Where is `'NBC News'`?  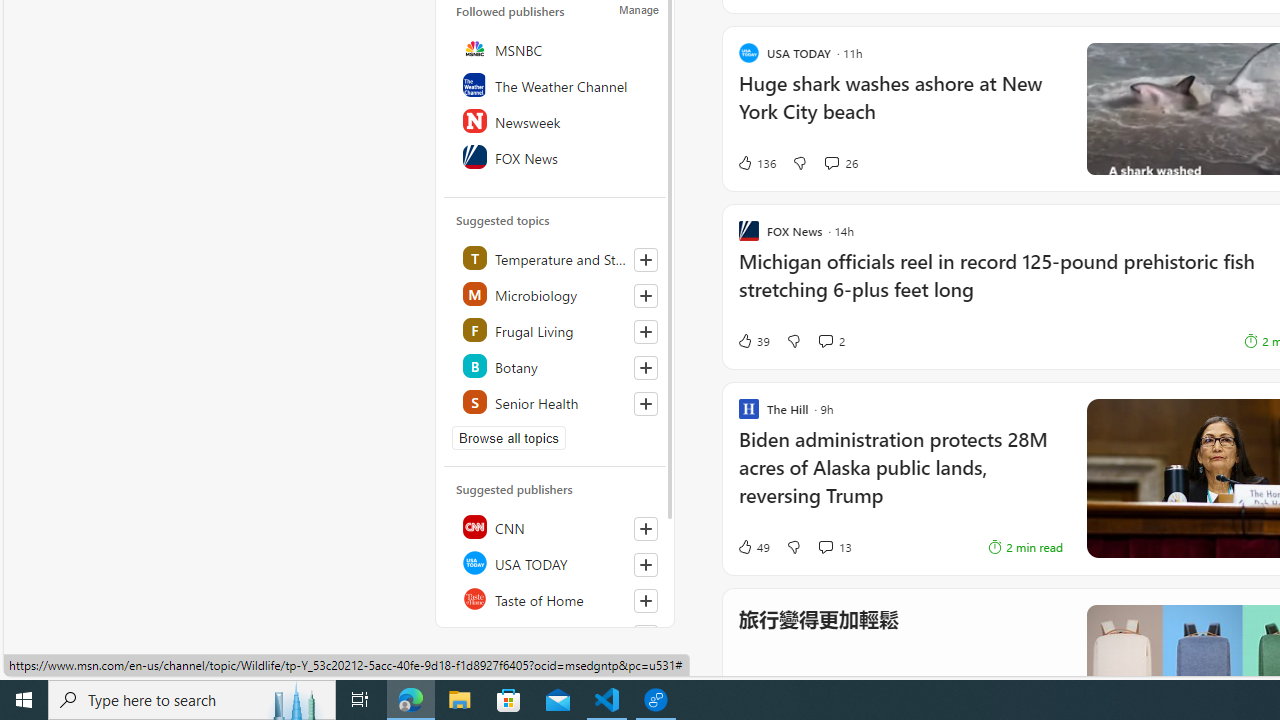
'NBC News' is located at coordinates (556, 635).